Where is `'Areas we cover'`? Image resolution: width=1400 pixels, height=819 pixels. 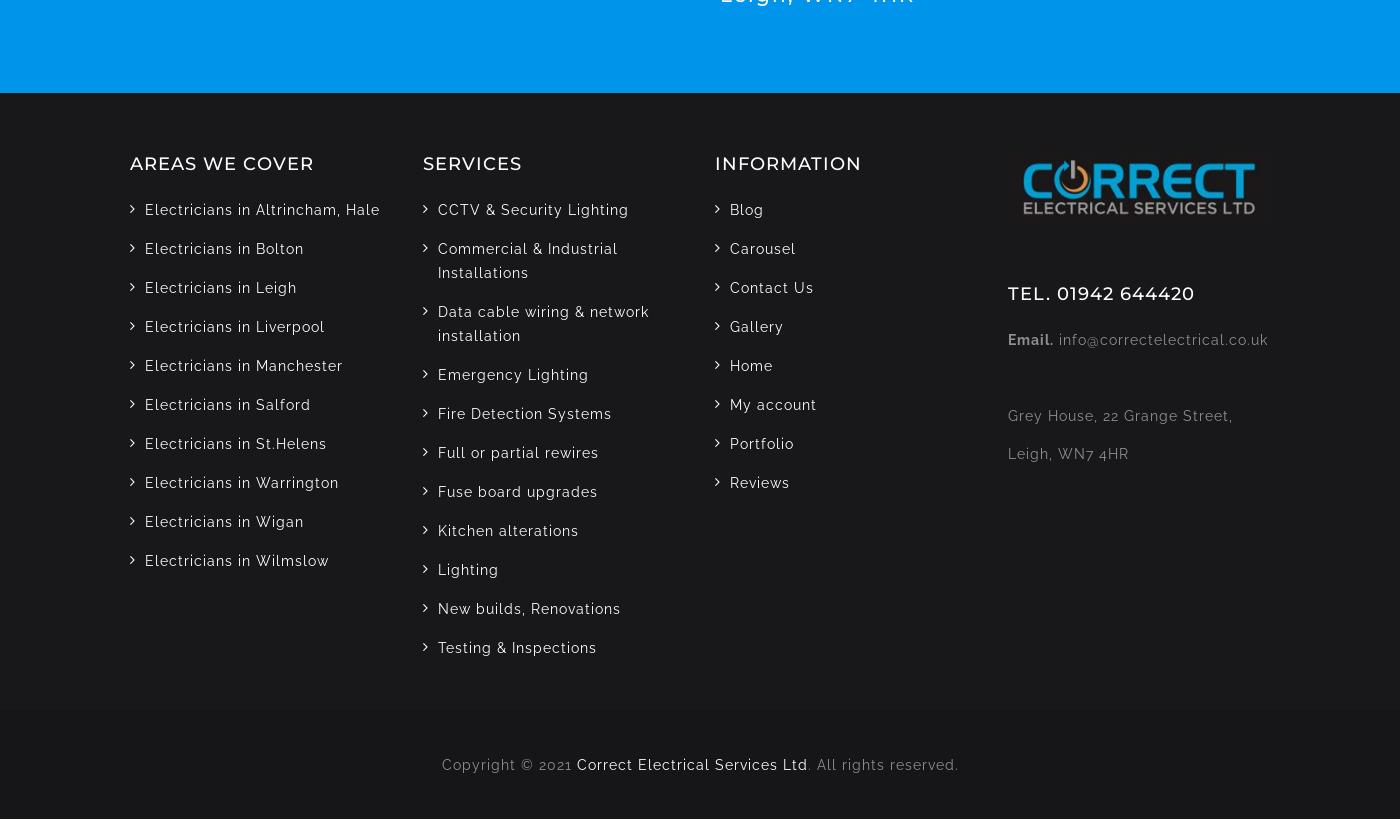
'Areas we cover' is located at coordinates (221, 161).